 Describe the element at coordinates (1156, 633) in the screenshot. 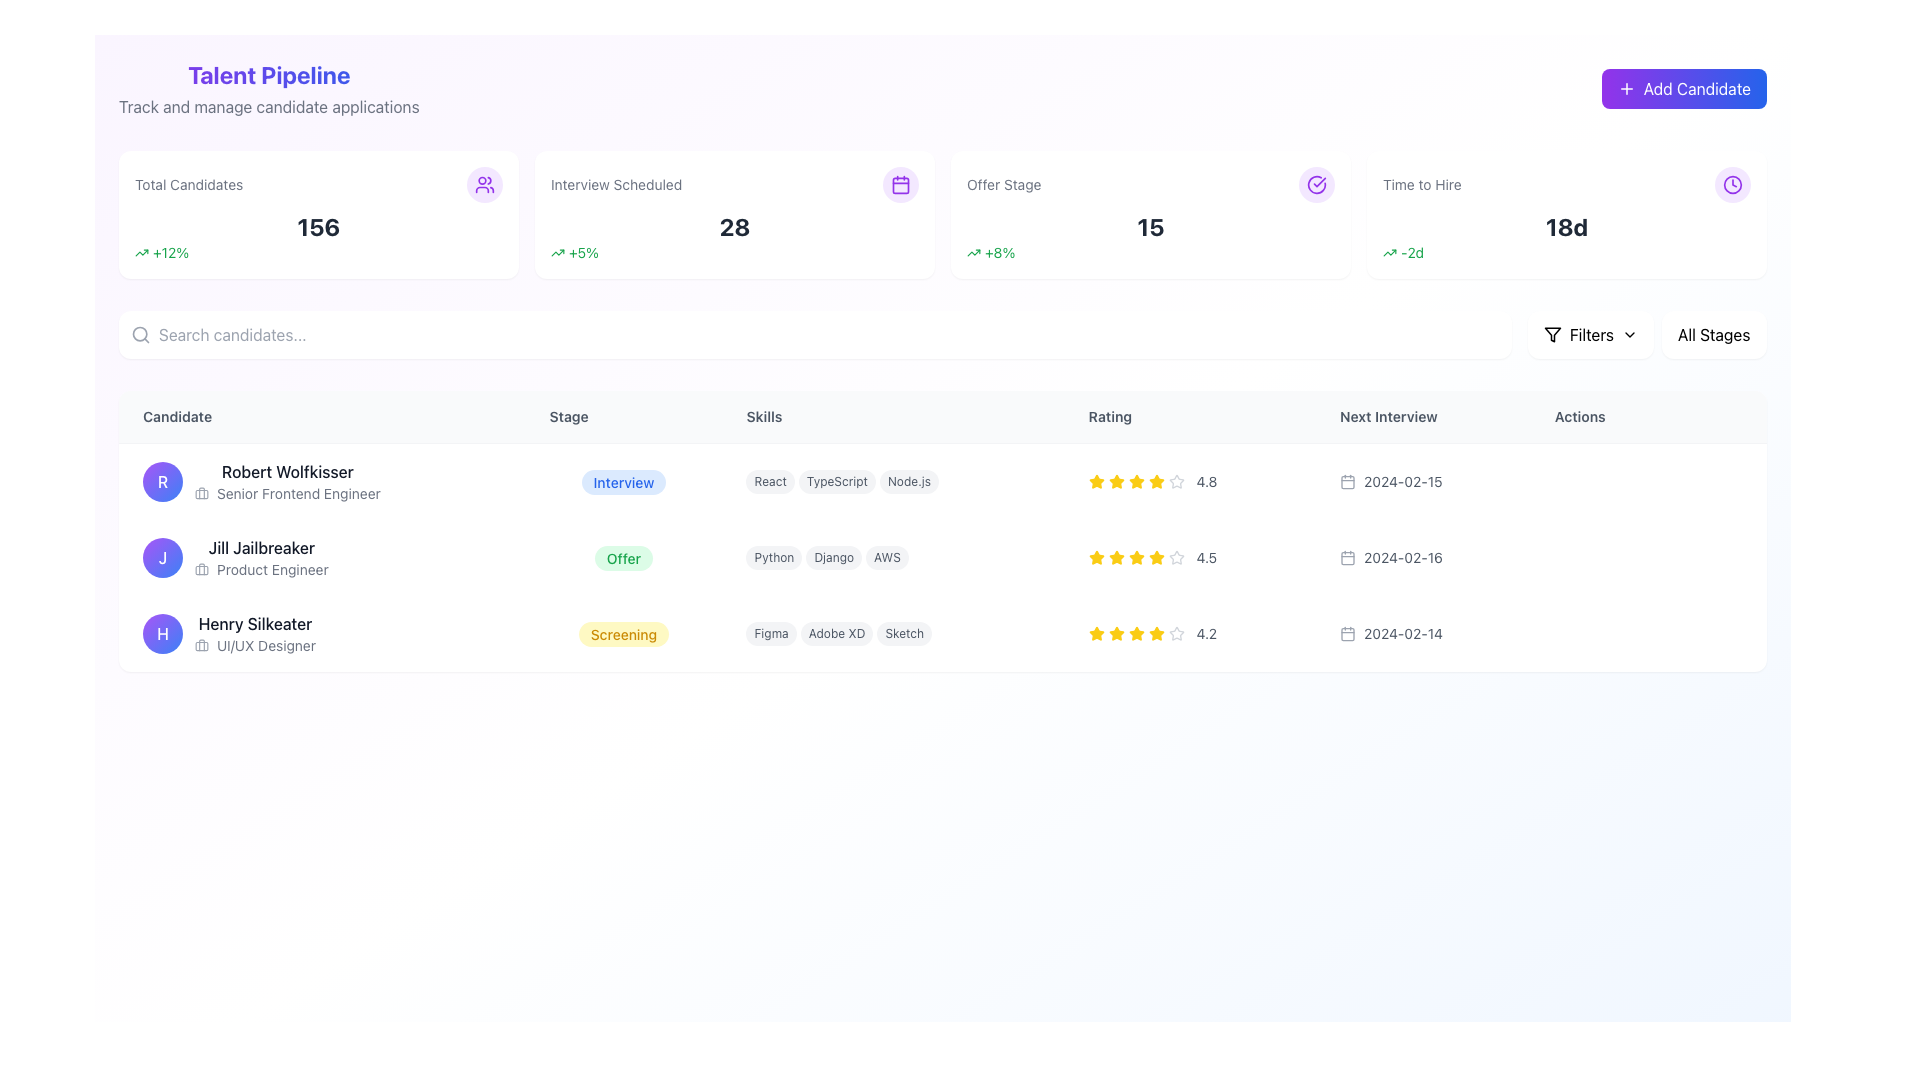

I see `the fifth star icon in the rating system for 'Henry Silkeater', located in the third row of the table under the 'Rating' column` at that location.